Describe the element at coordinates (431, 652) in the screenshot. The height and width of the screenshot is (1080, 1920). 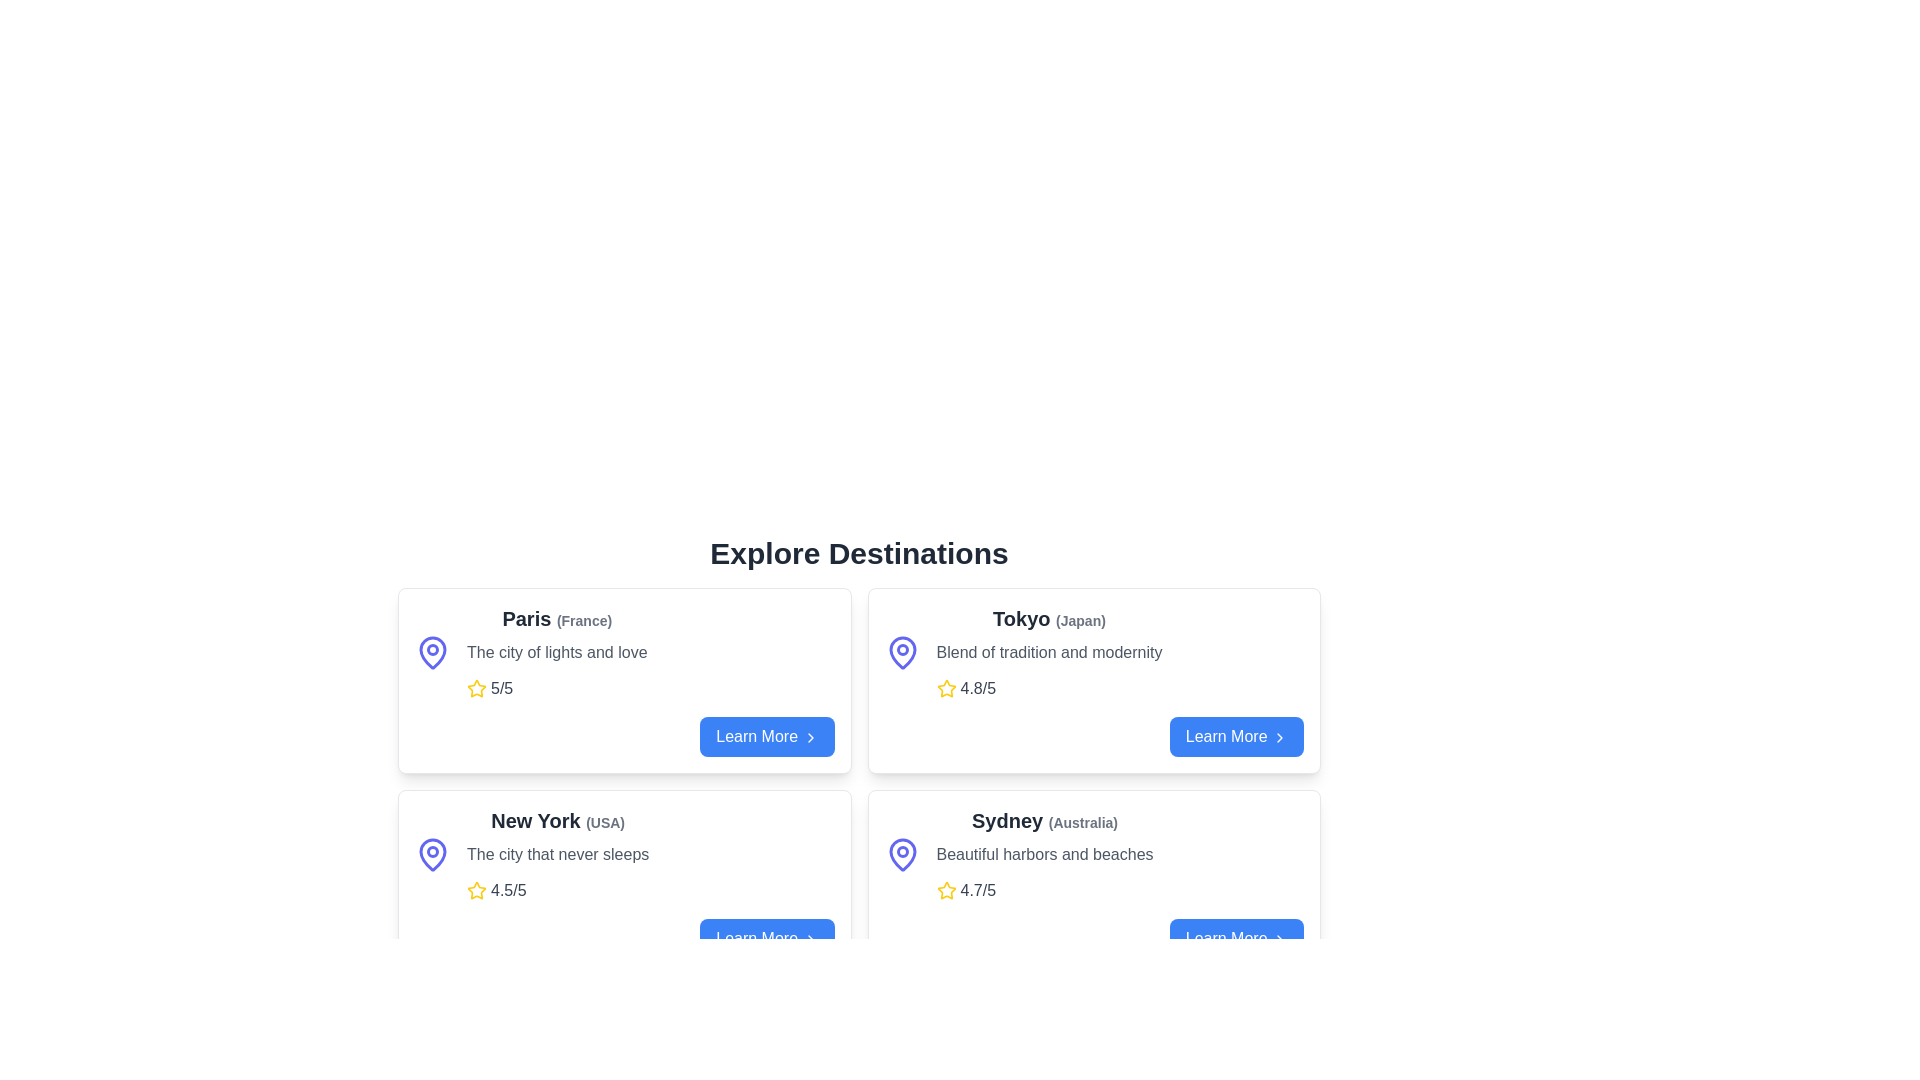
I see `the indigo map pin icon located at the top-left corner of the 'Paris' card, which has a hollow circular center and a sharp downward point` at that location.